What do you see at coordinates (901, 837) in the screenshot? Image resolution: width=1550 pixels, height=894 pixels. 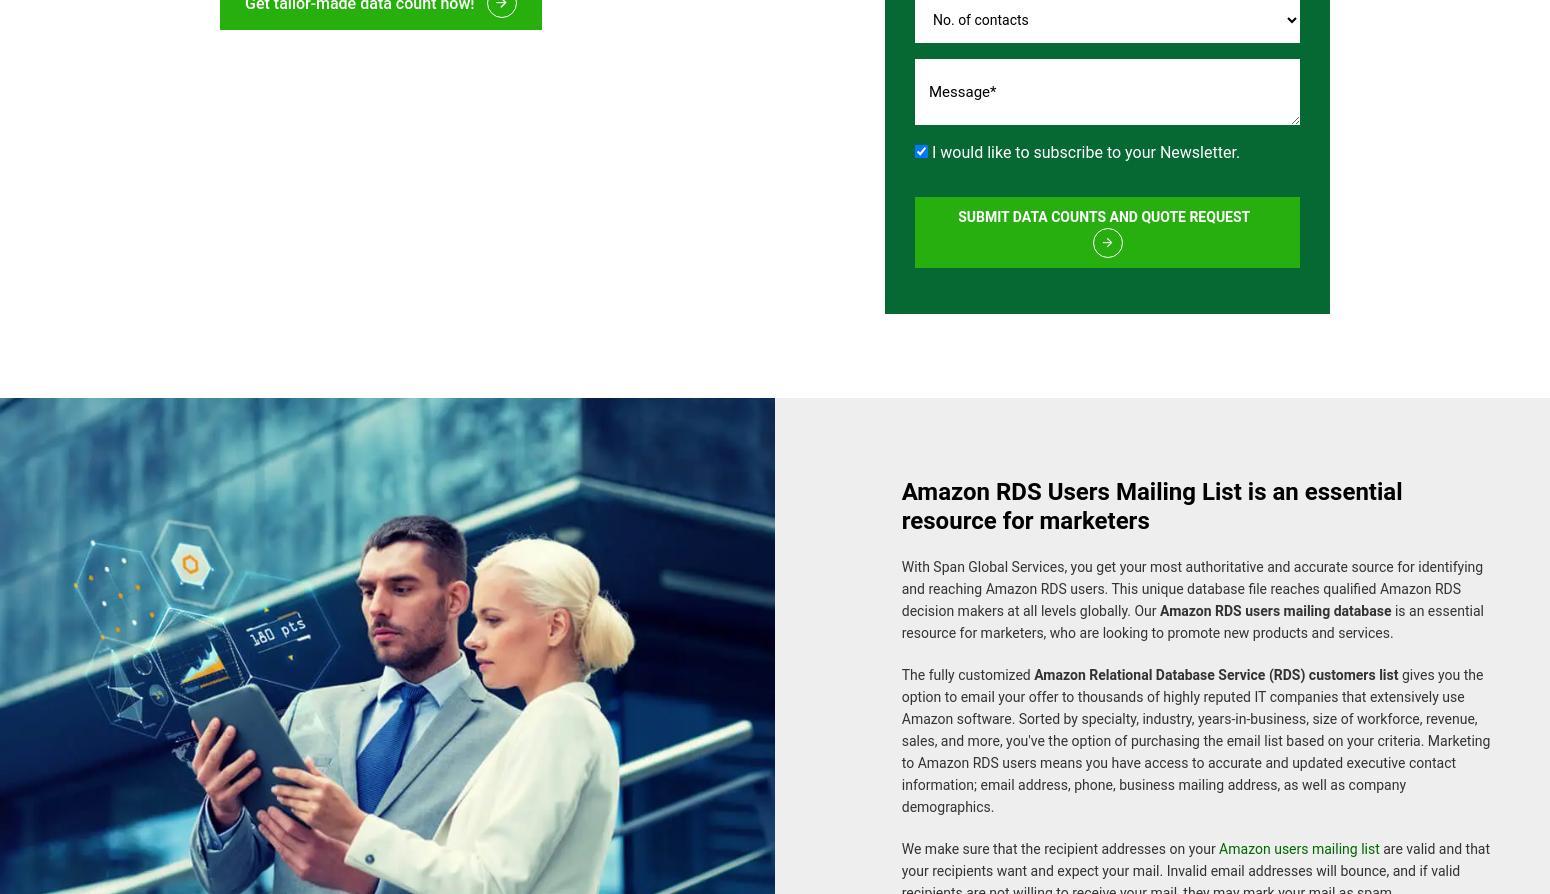 I see `'We make sure that the recipient addresses on your'` at bounding box center [901, 837].